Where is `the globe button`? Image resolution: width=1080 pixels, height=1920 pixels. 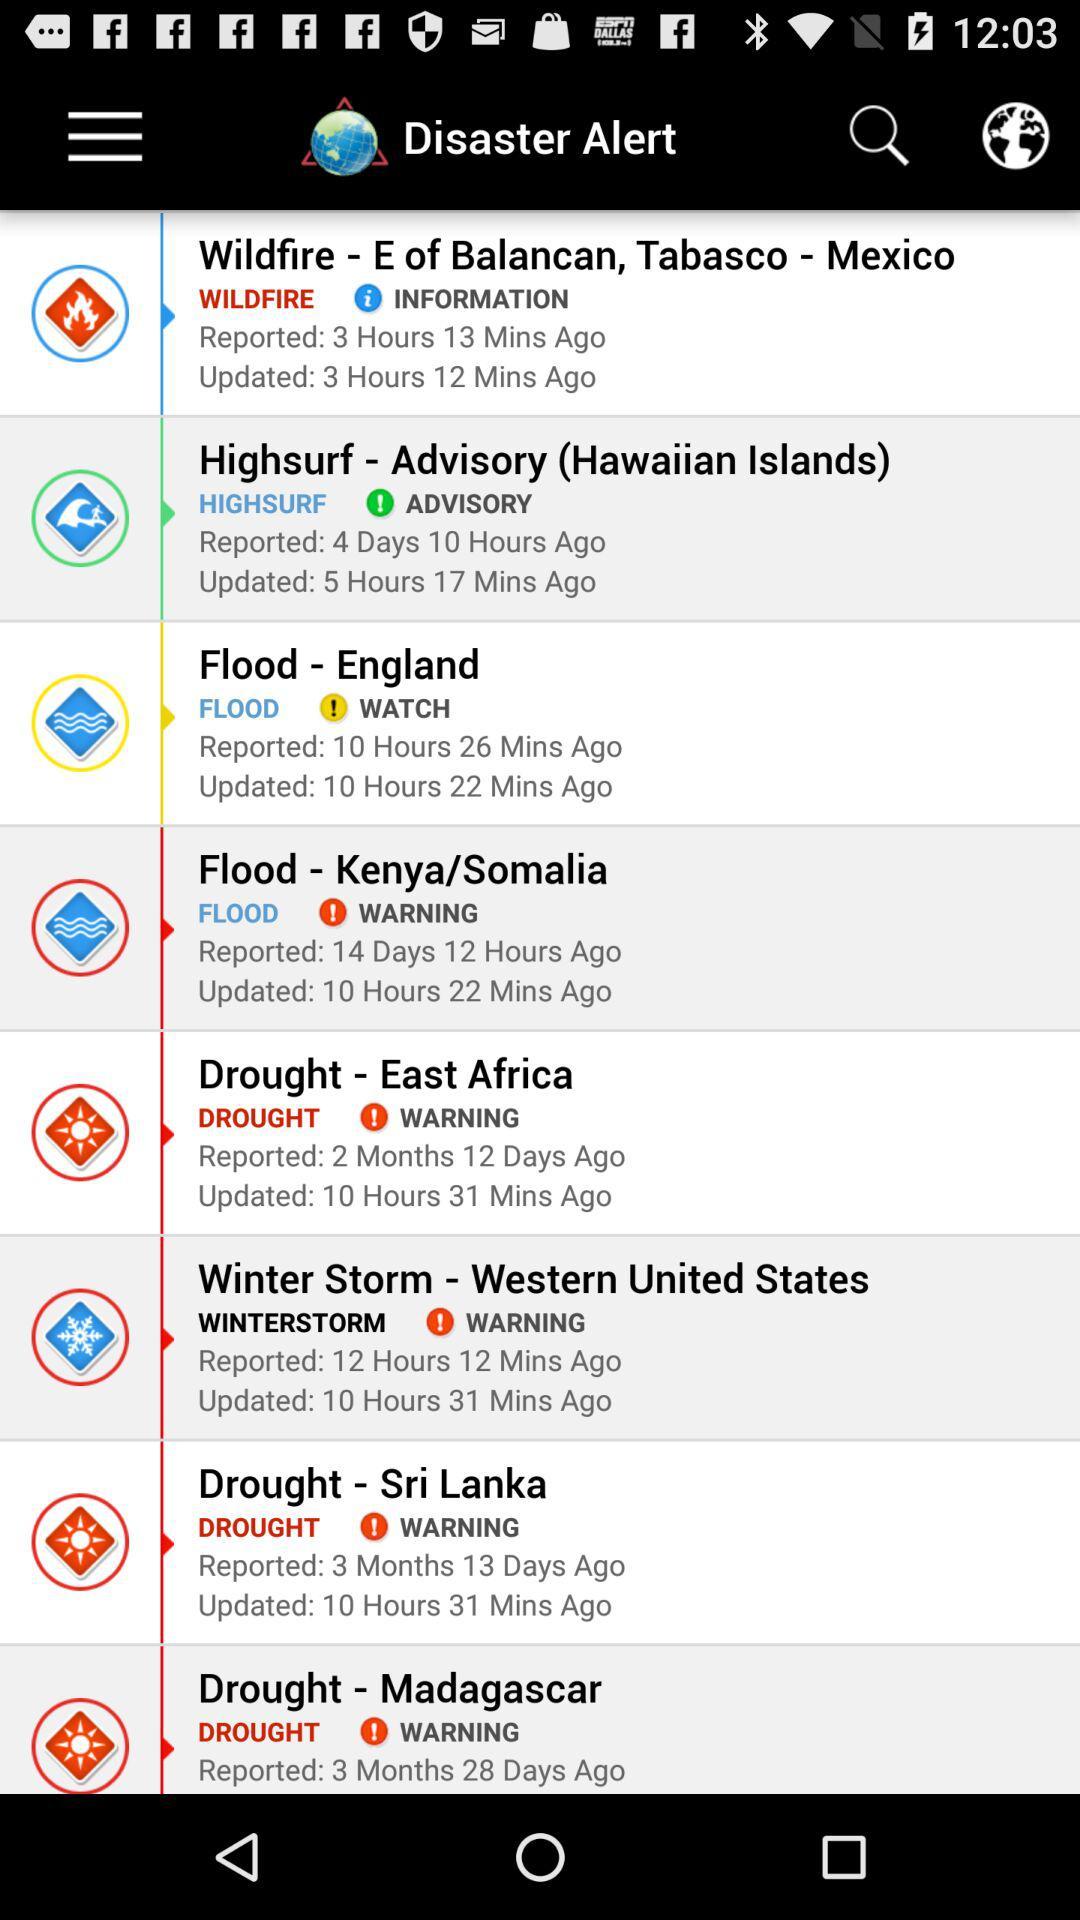
the globe button is located at coordinates (1015, 135).